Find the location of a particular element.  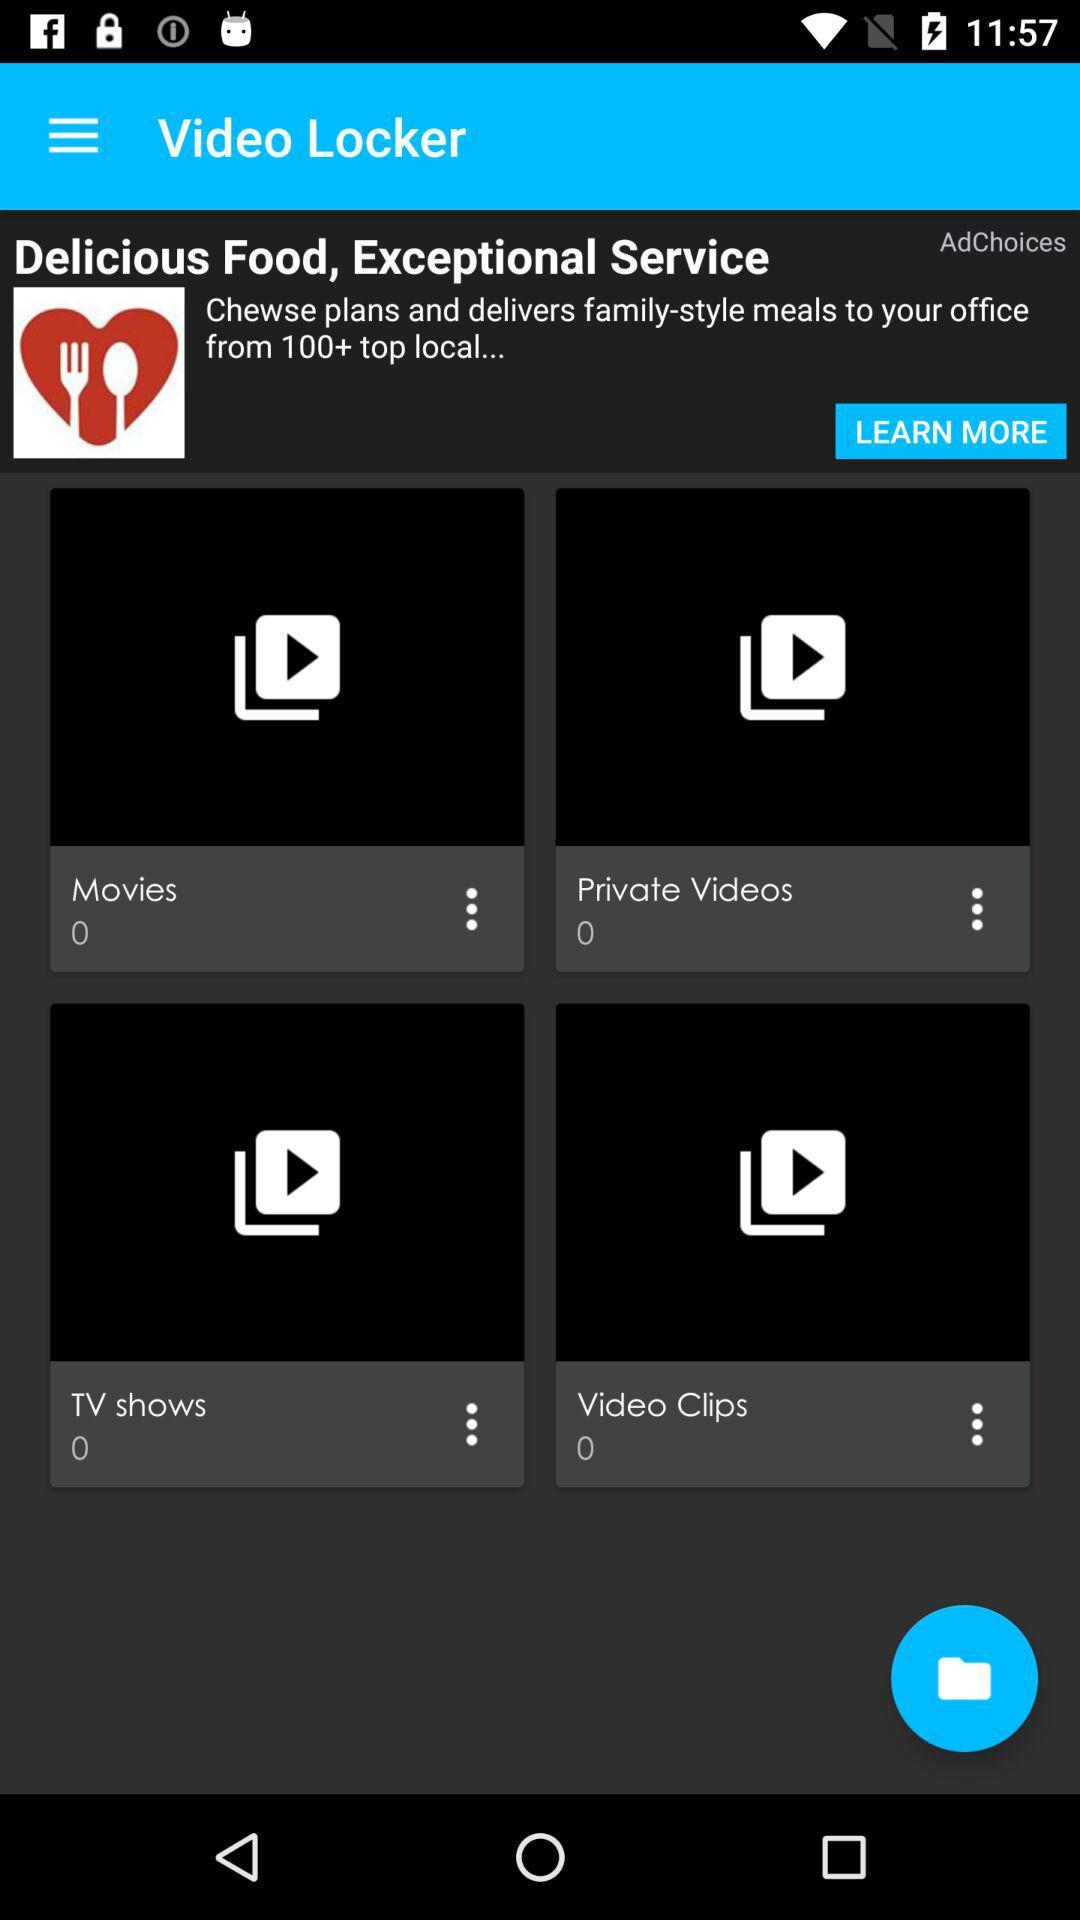

give me more options is located at coordinates (471, 907).